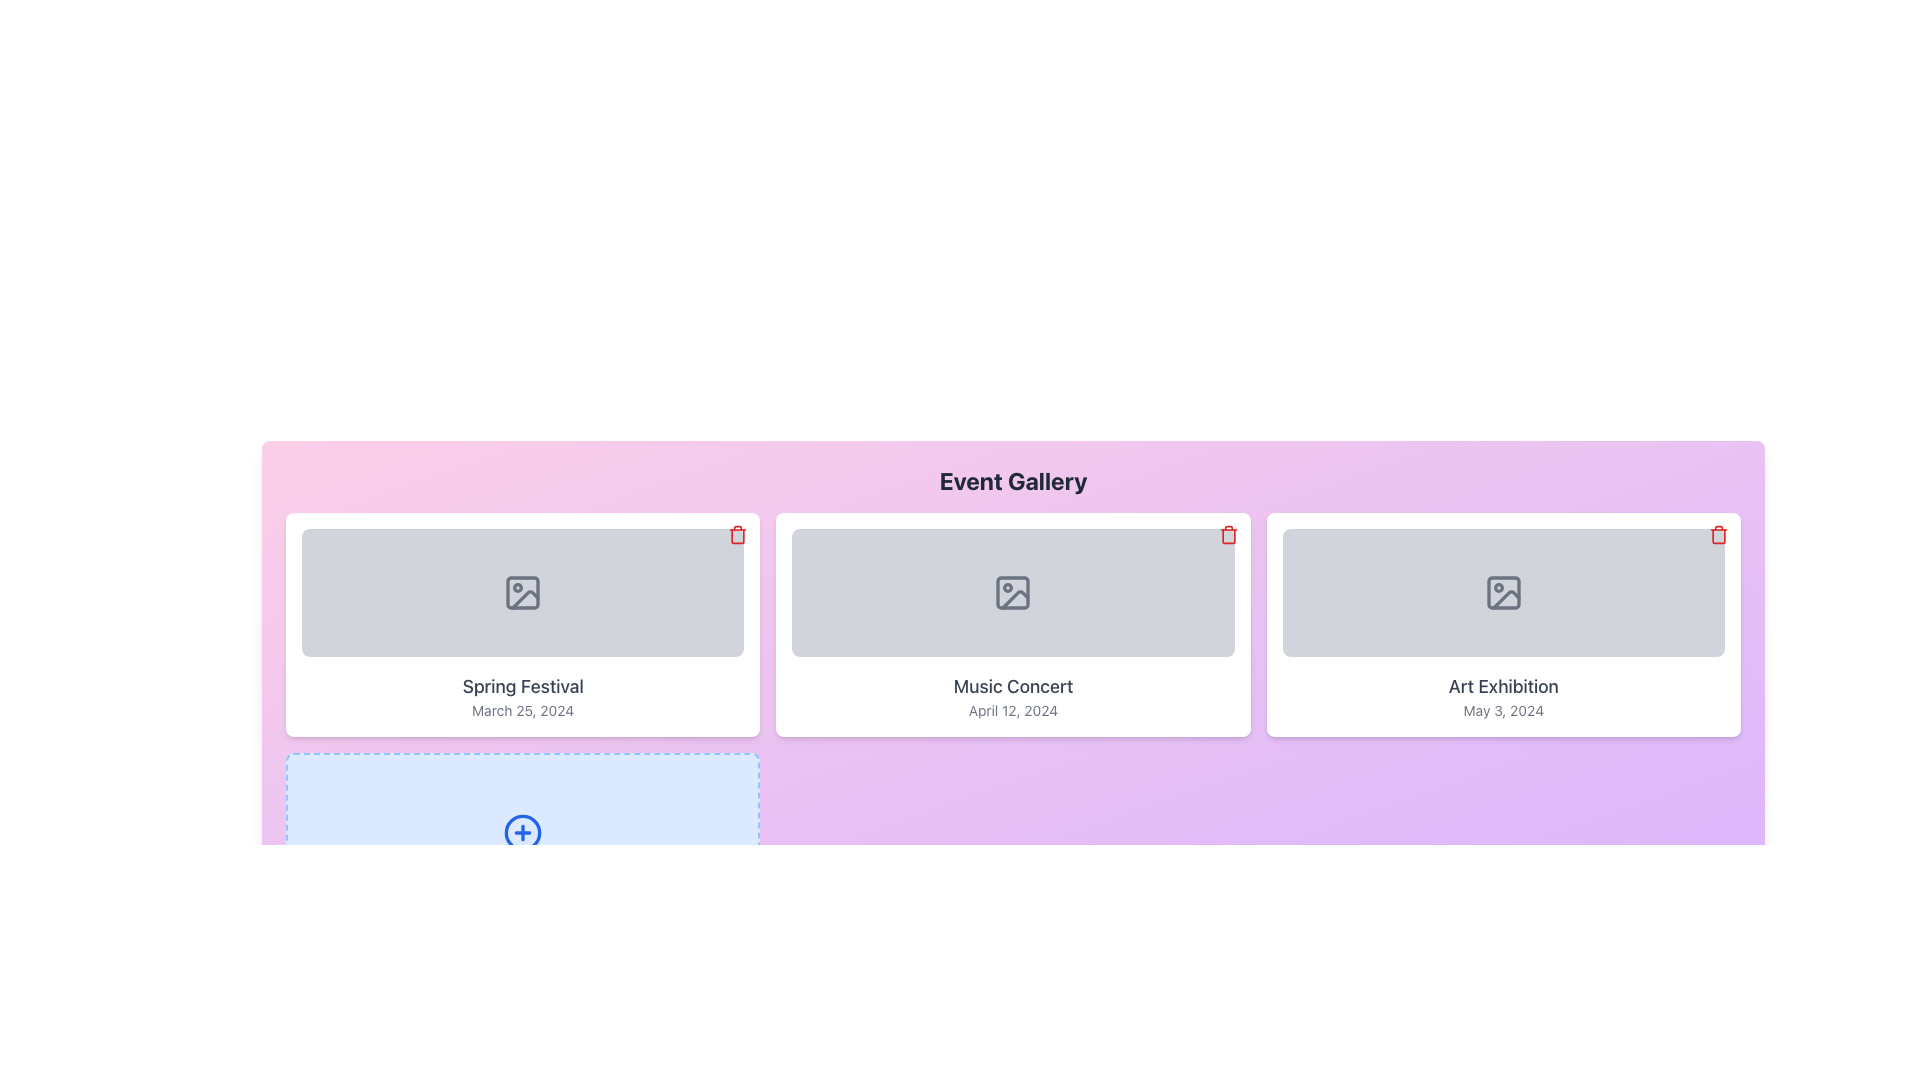  What do you see at coordinates (1013, 592) in the screenshot?
I see `the image placeholder icon located in the middle card of the 'Event Gallery' section, which is positioned above the text 'Music Concert'` at bounding box center [1013, 592].